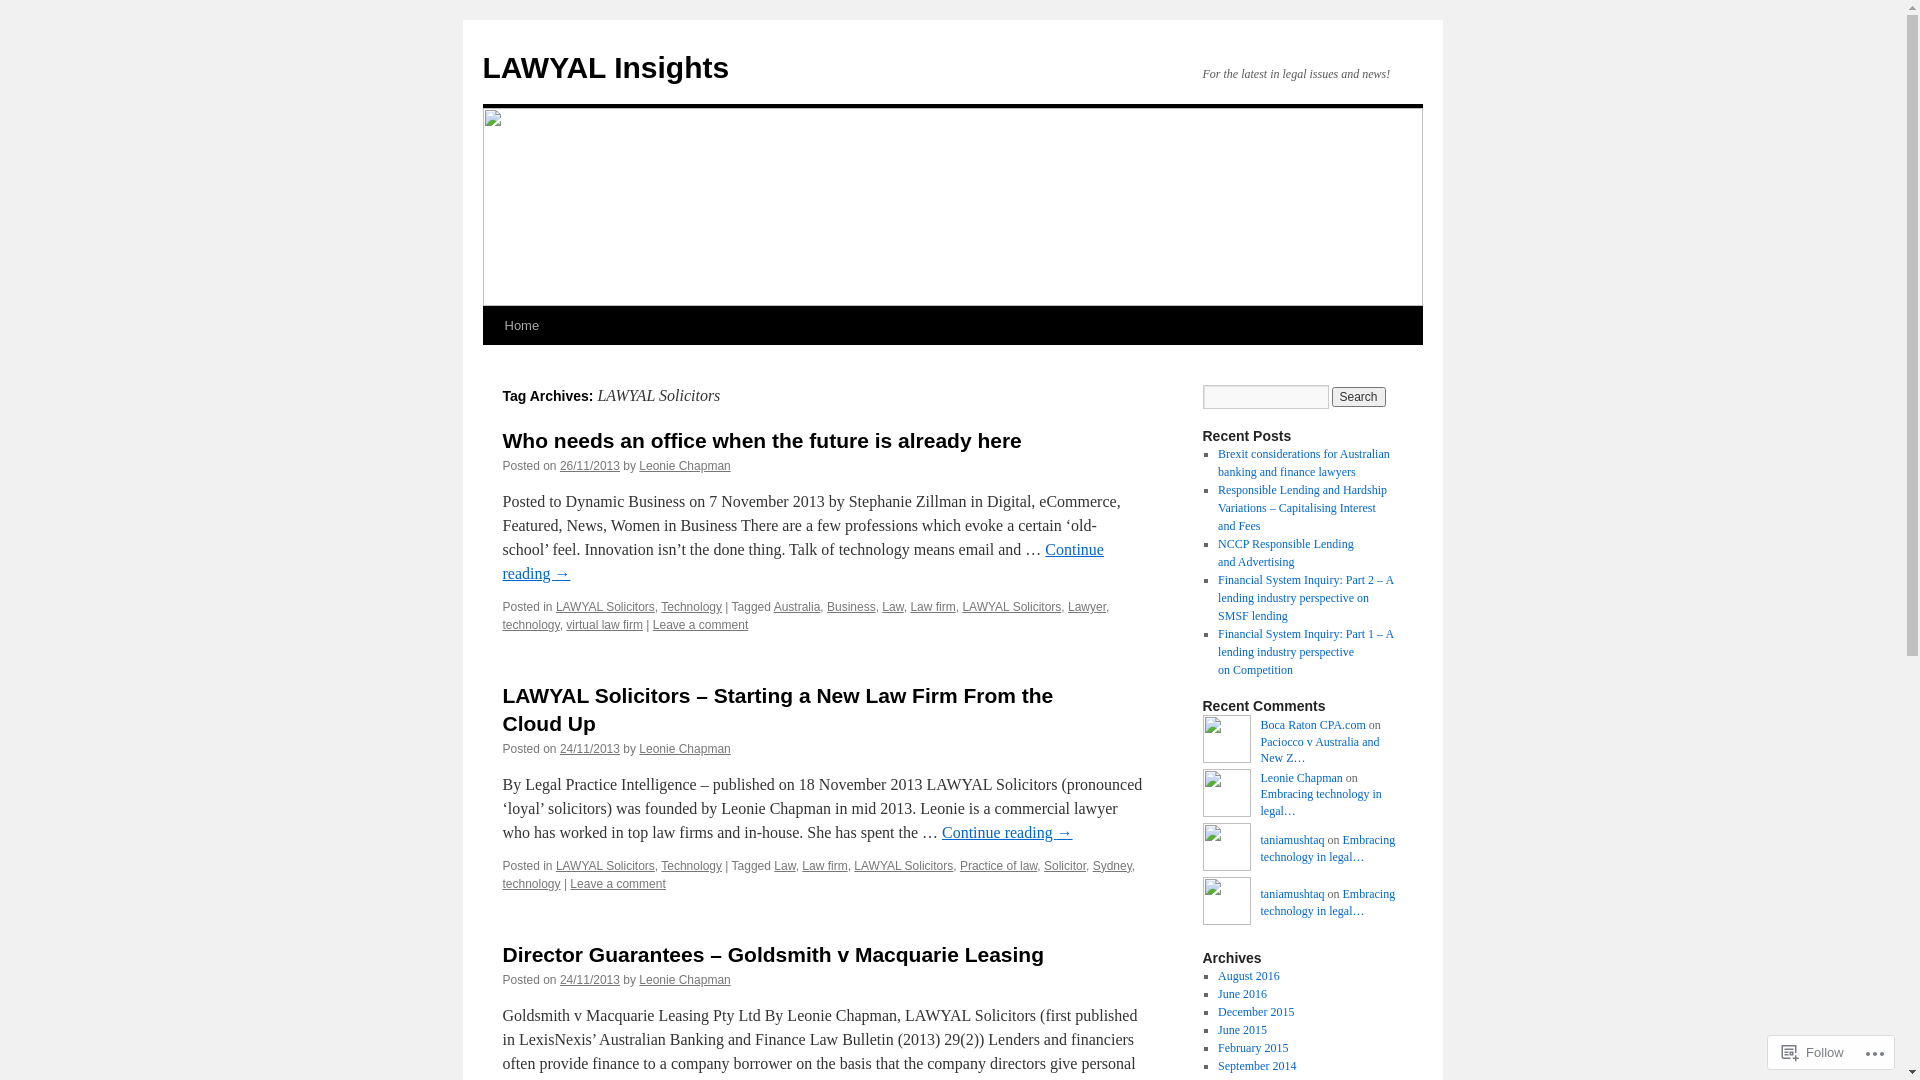 Image resolution: width=1920 pixels, height=1080 pixels. I want to click on '26/11/2013', so click(560, 466).